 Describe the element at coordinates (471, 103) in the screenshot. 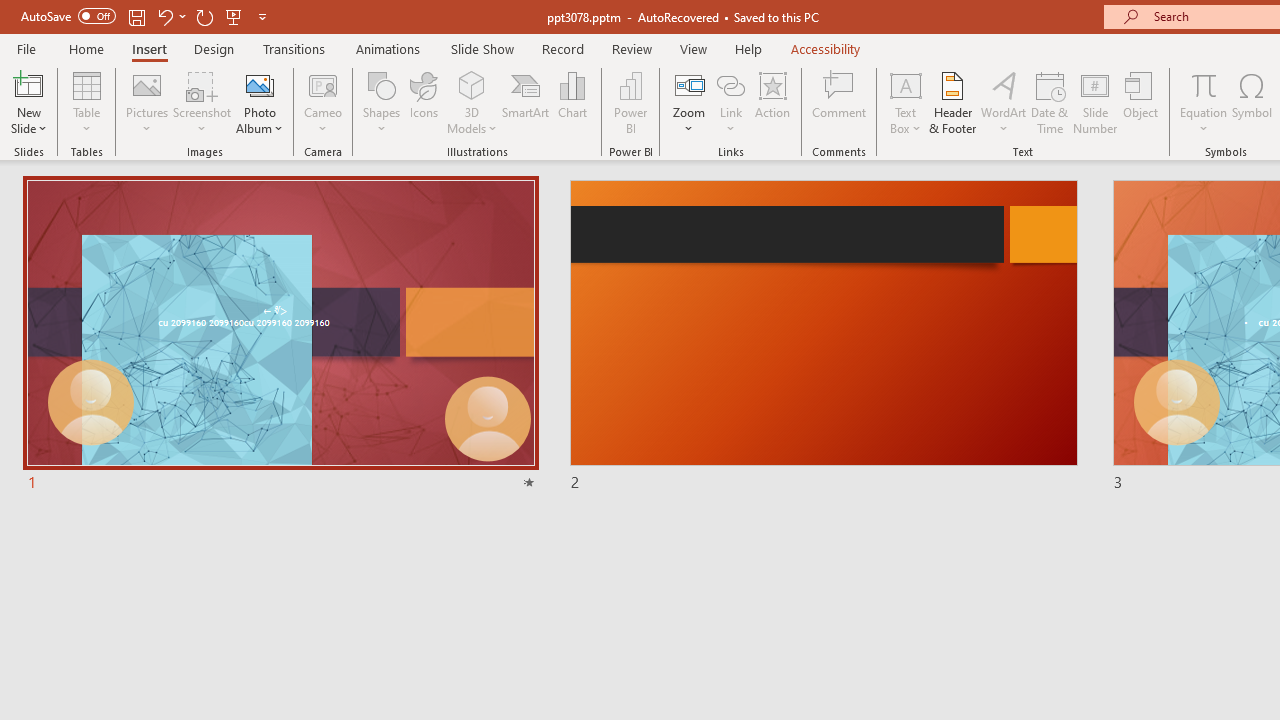

I see `'3D Models'` at that location.